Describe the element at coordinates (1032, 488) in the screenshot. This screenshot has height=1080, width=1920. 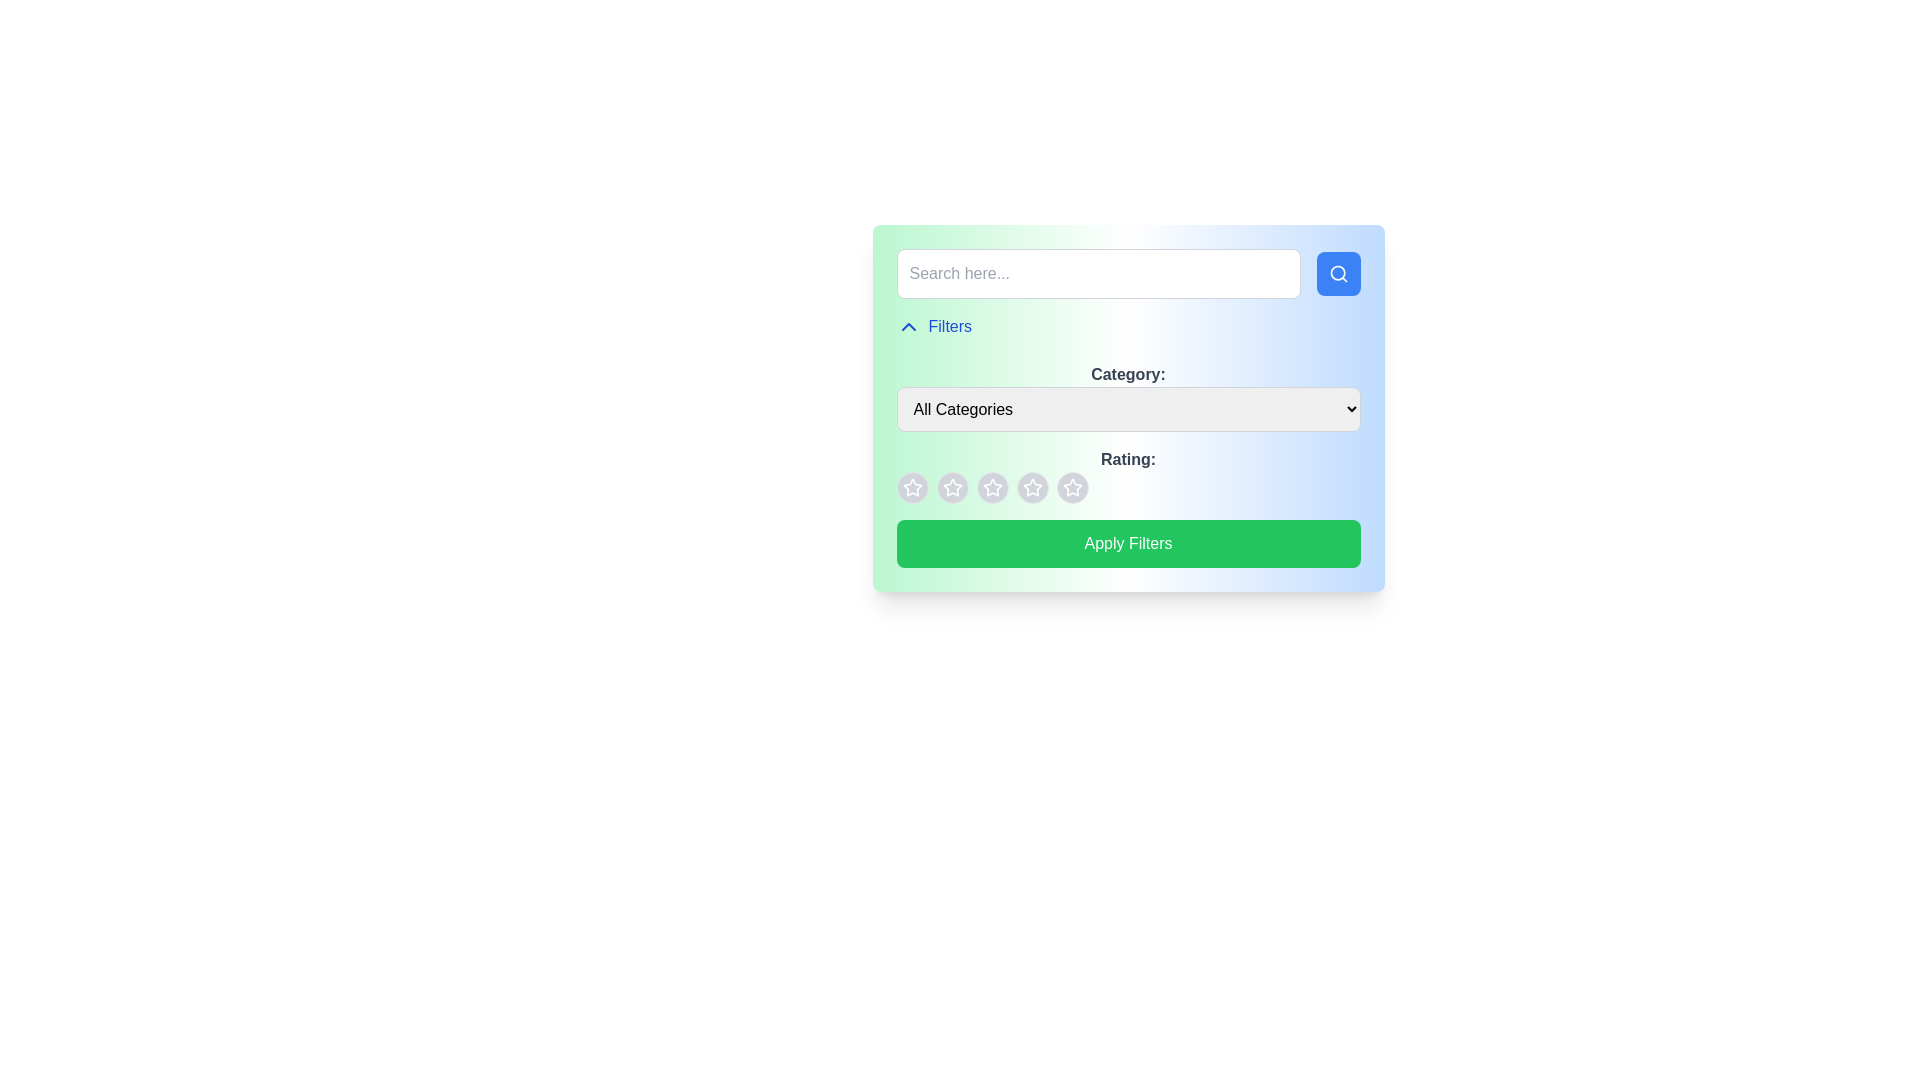
I see `the fourth star rating button in the 'Rating' section of the filter panel` at that location.